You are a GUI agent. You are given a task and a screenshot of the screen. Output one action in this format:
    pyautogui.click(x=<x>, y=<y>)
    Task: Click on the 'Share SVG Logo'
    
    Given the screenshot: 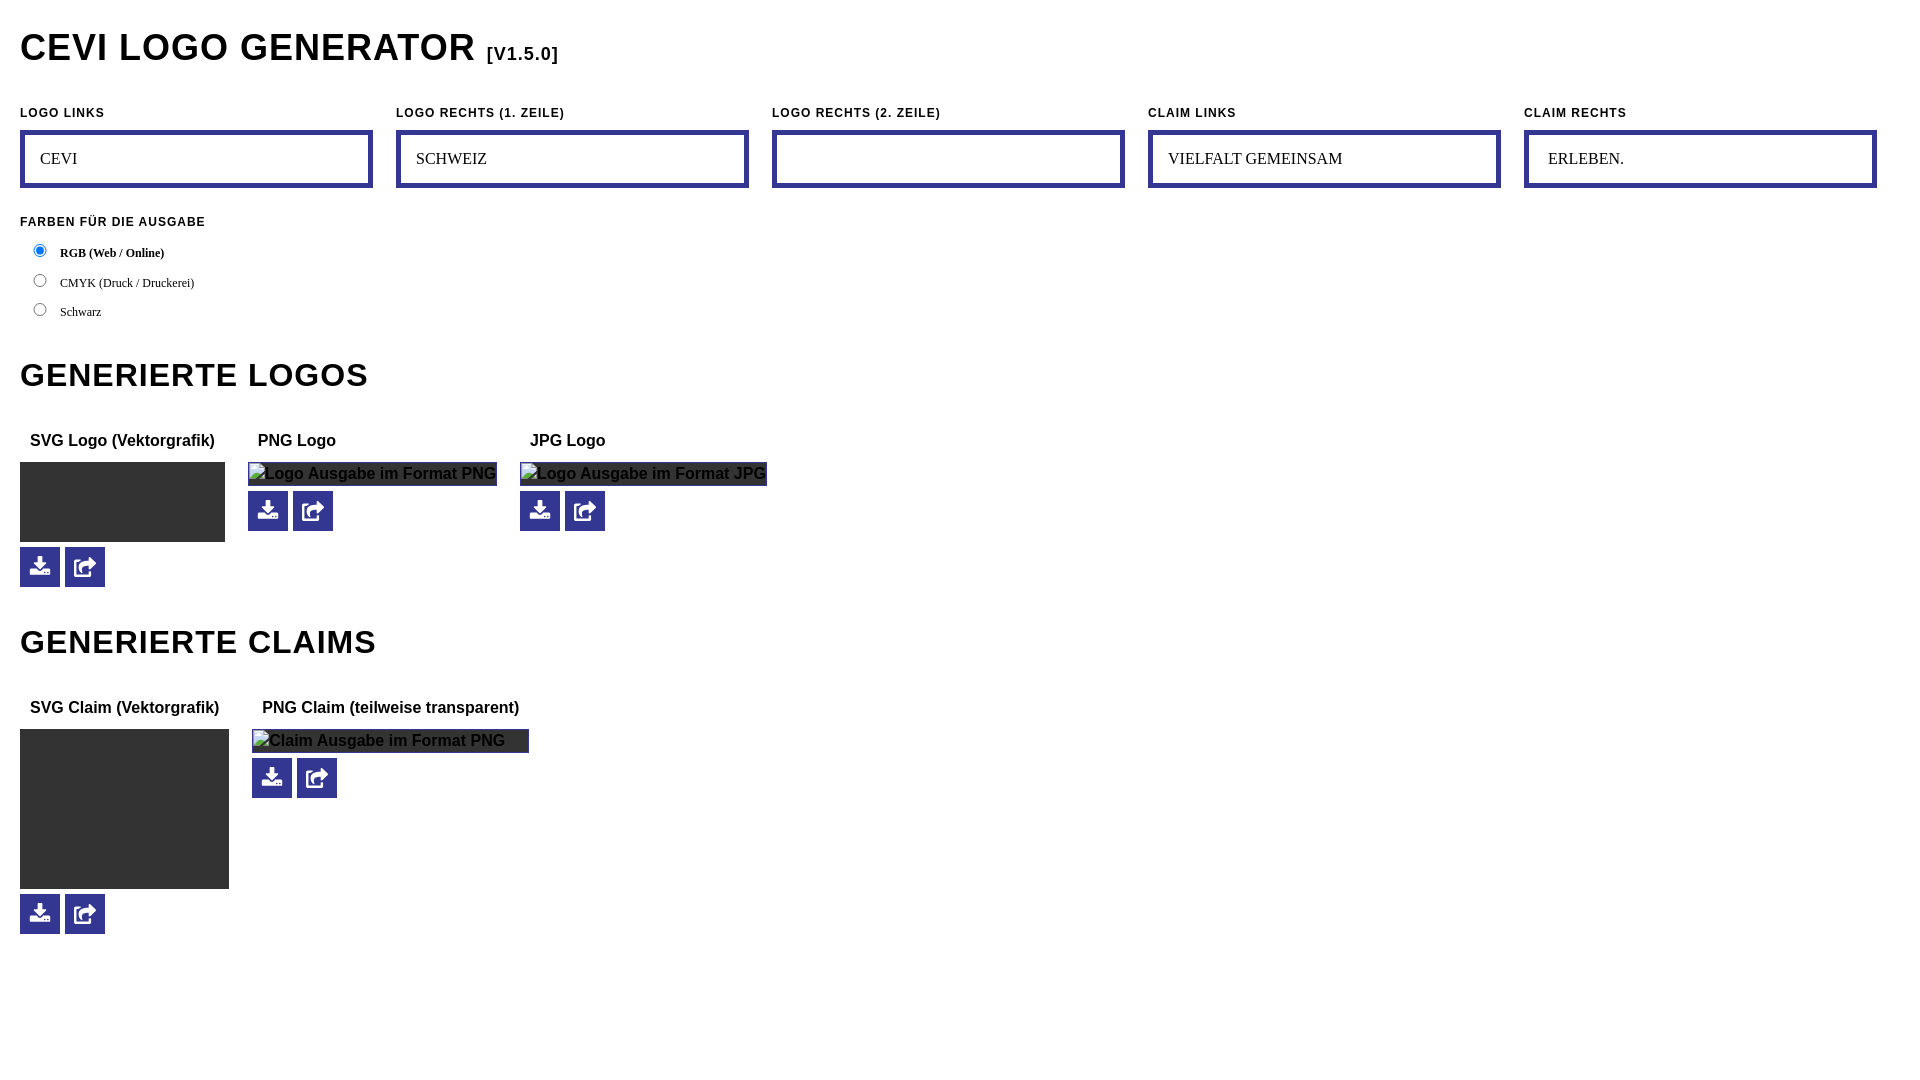 What is the action you would take?
    pyautogui.click(x=84, y=566)
    